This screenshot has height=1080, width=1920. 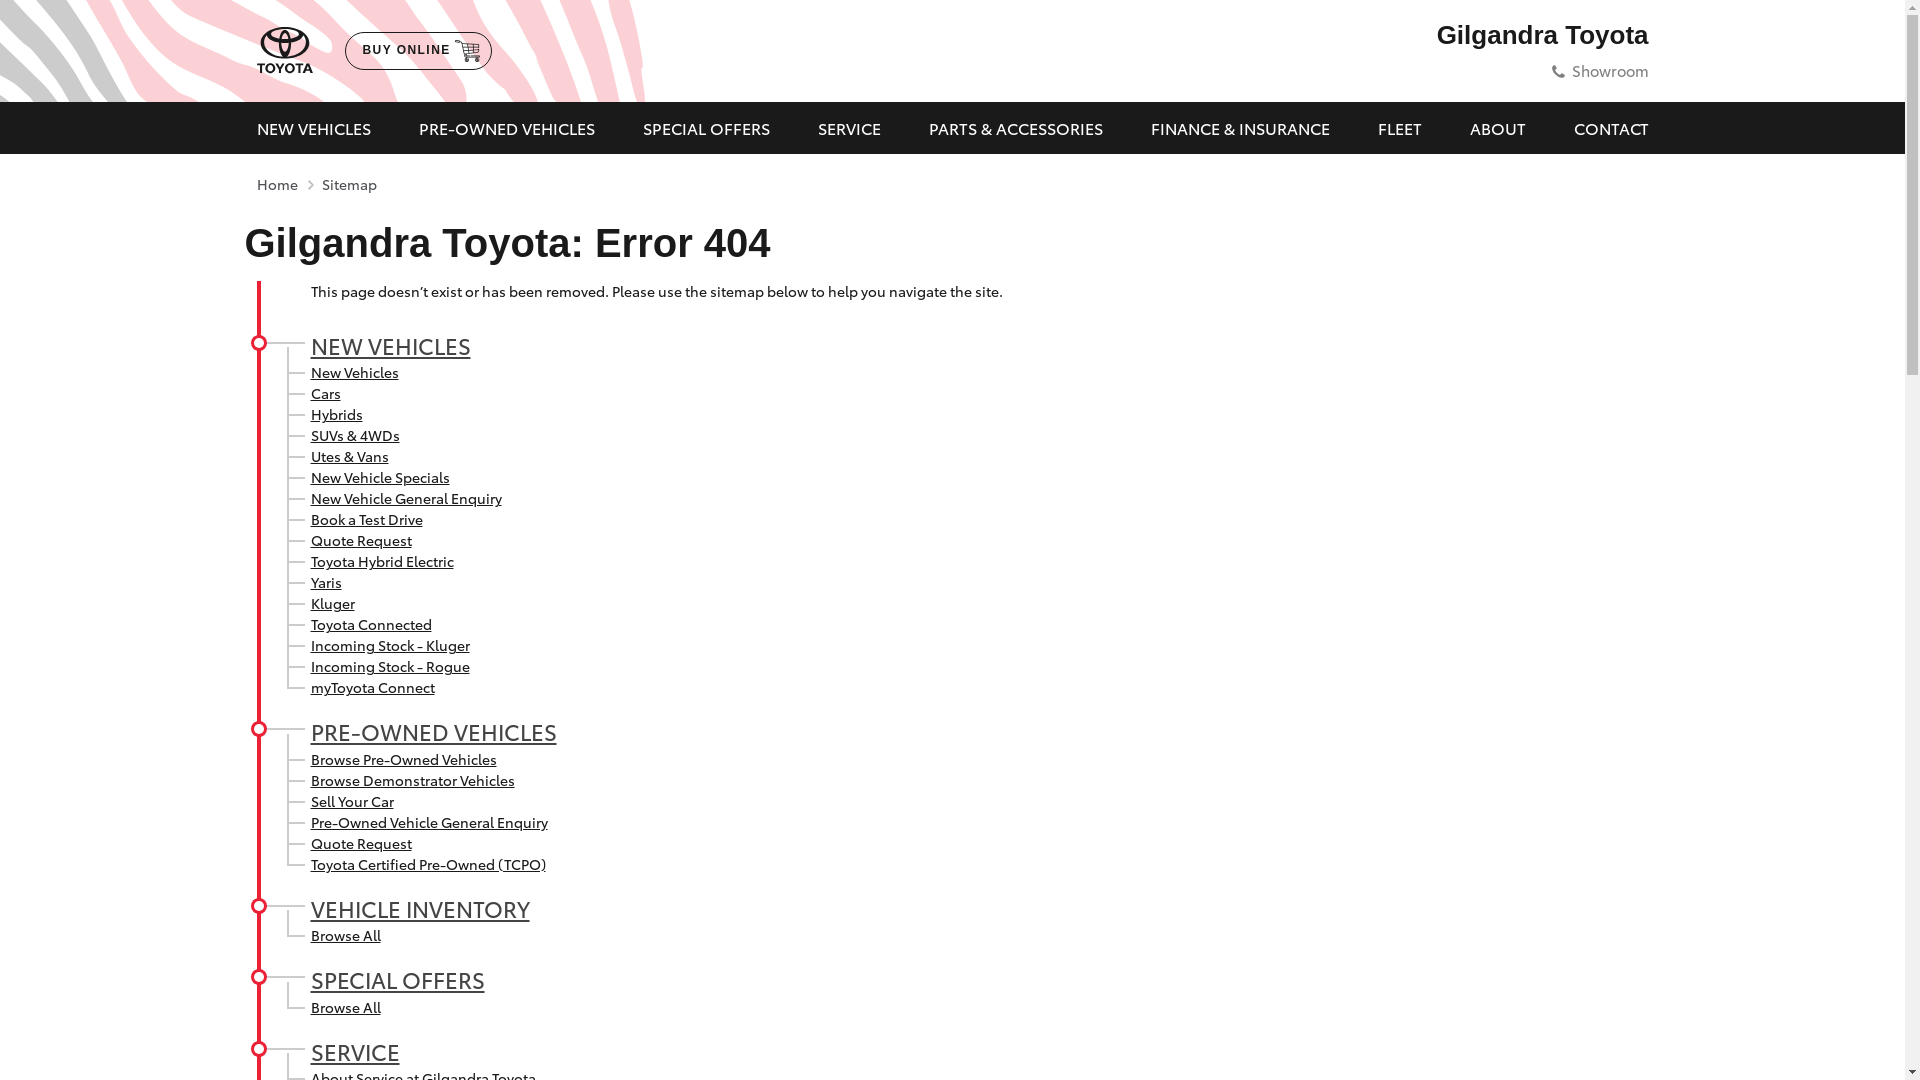 I want to click on 'Kluger', so click(x=331, y=601).